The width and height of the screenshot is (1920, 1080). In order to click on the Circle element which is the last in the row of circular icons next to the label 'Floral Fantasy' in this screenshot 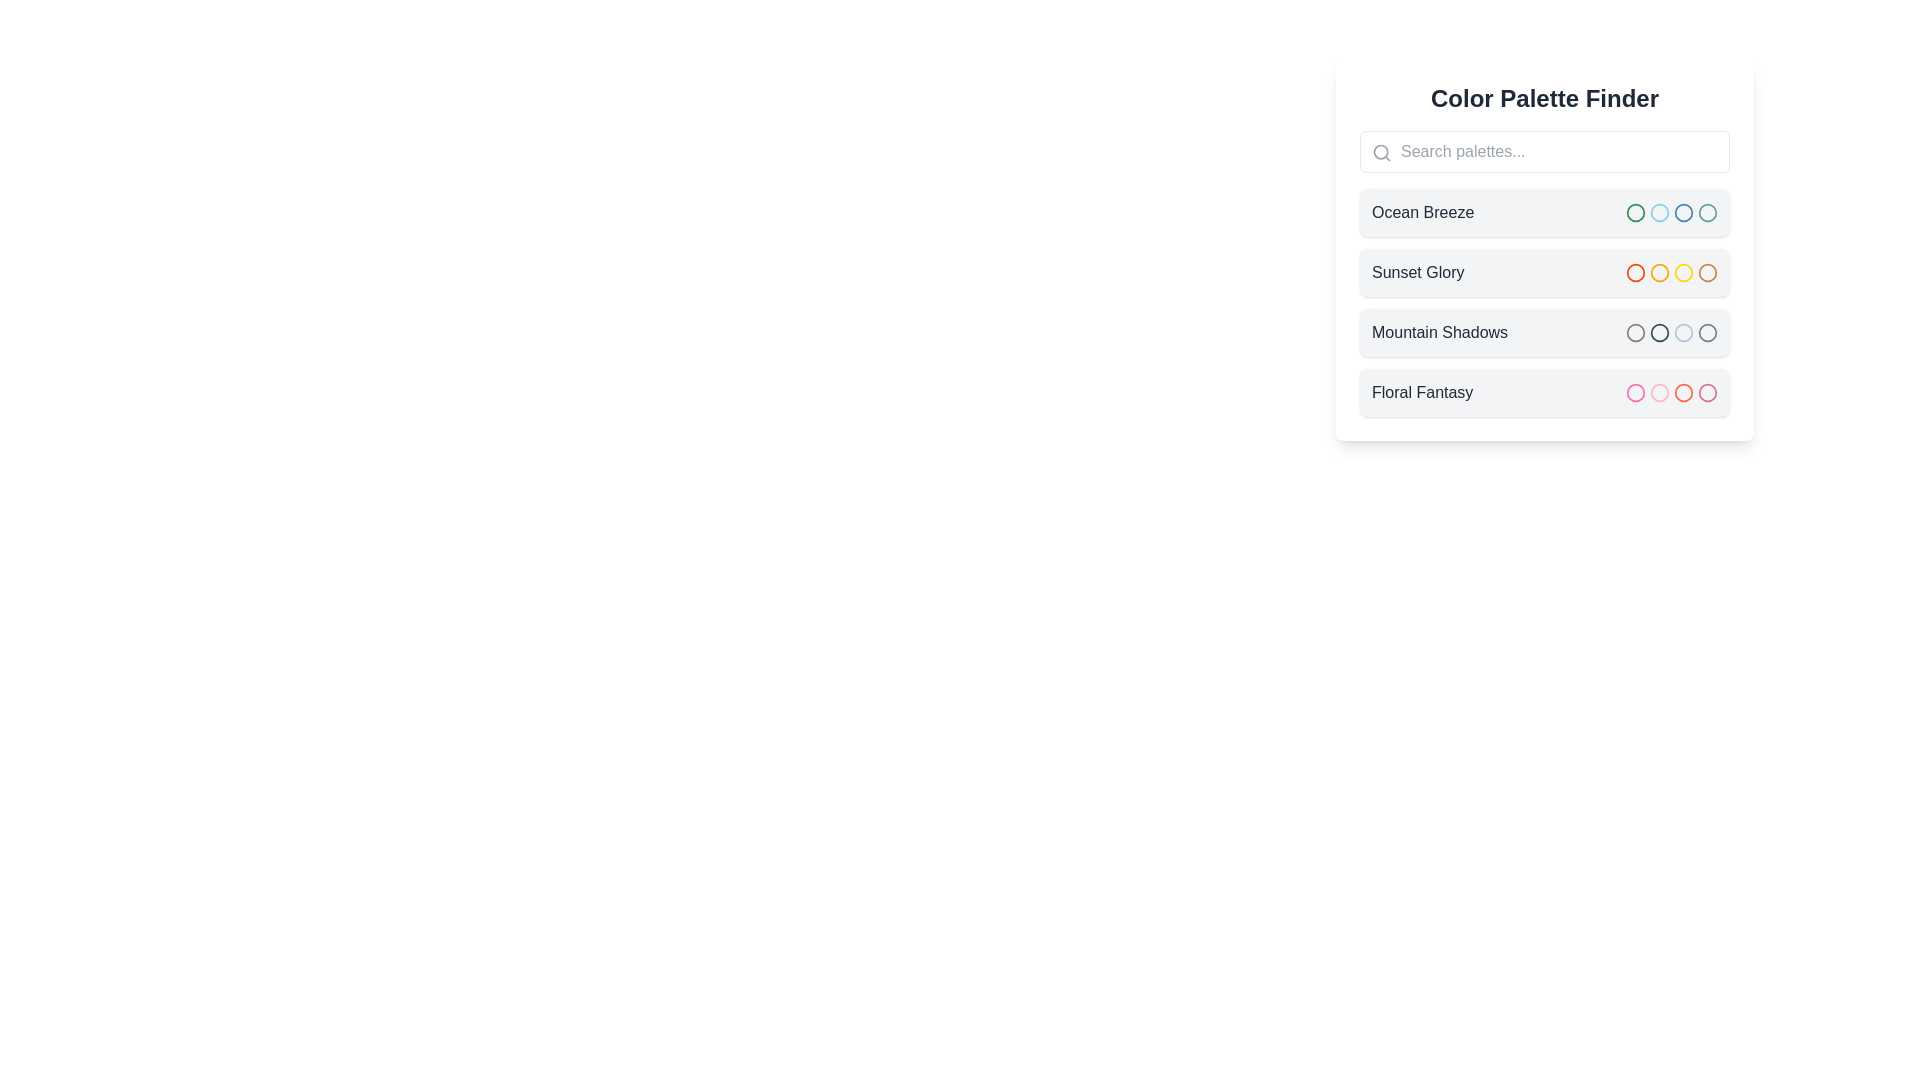, I will do `click(1683, 393)`.